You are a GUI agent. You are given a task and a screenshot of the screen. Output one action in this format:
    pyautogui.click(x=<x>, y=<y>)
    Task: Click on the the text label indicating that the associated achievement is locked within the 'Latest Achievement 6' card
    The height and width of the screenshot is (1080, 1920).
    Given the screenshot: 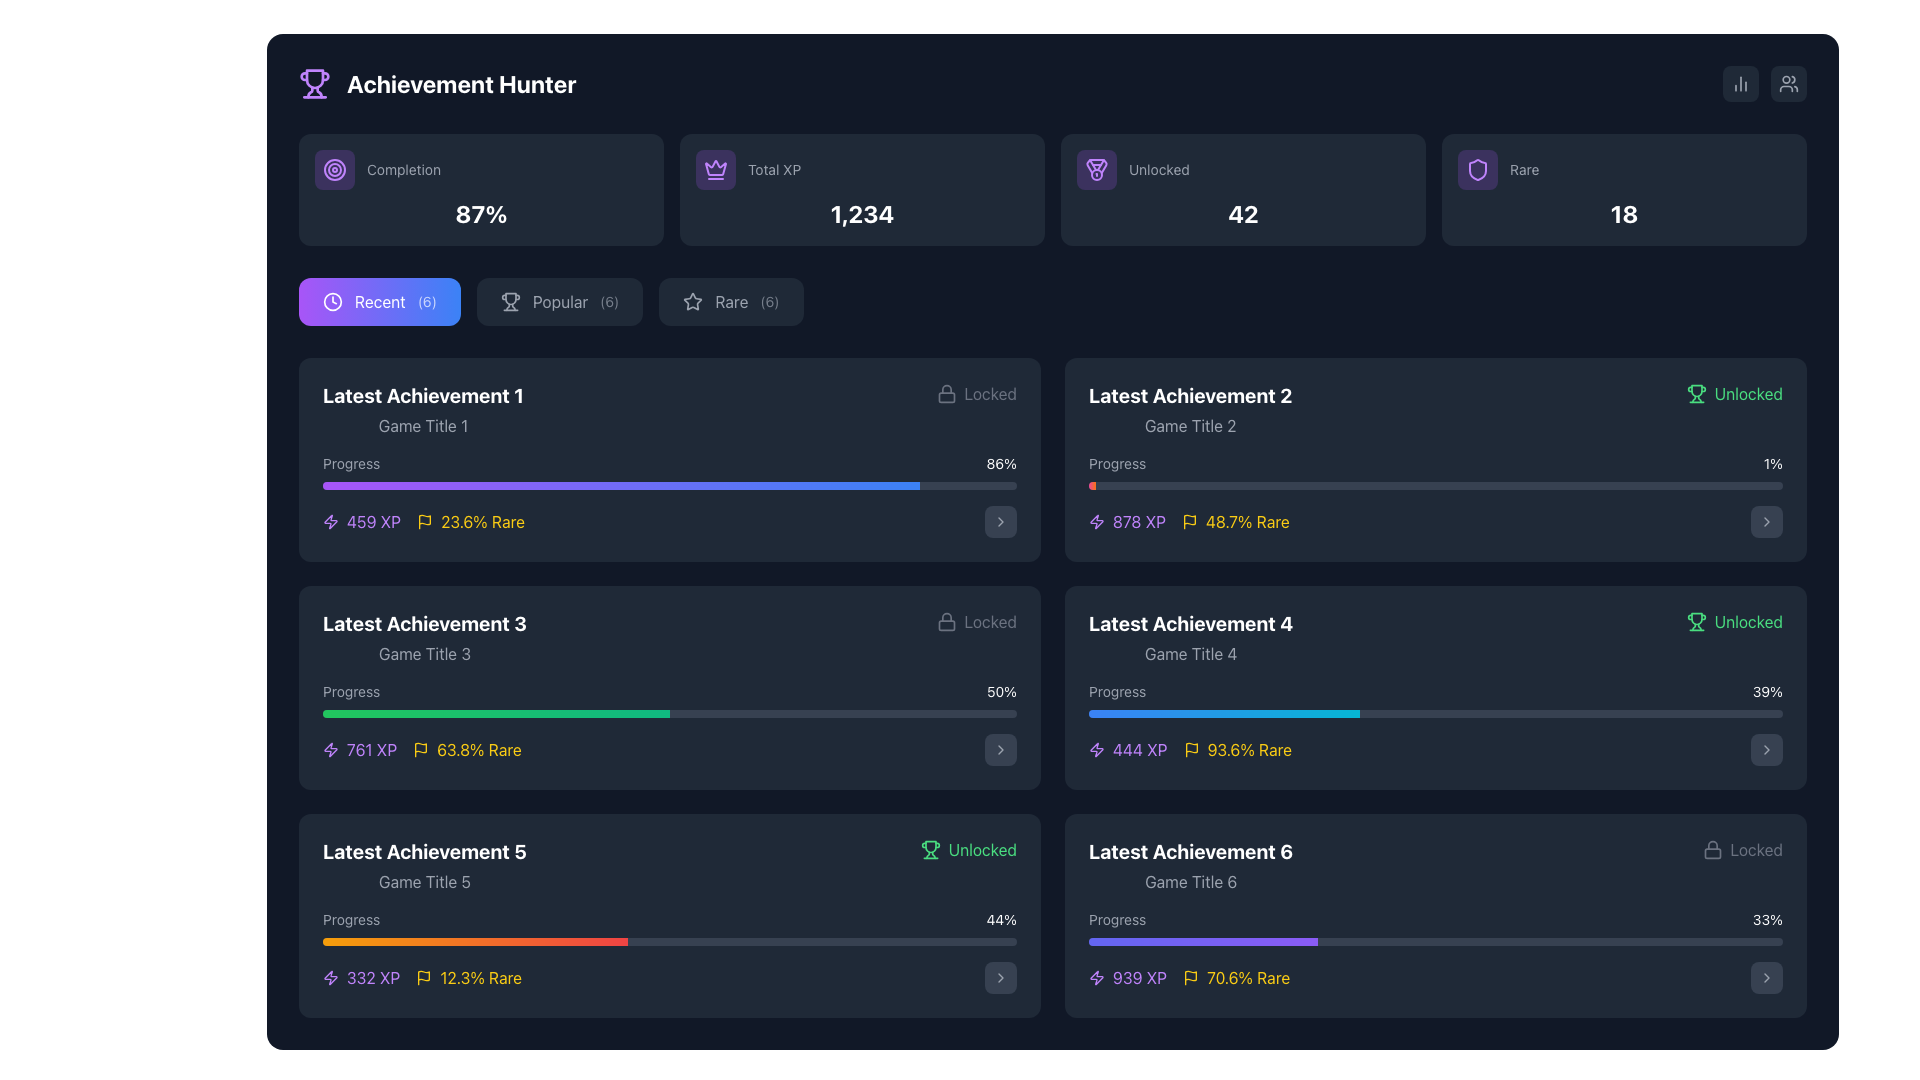 What is the action you would take?
    pyautogui.click(x=1755, y=849)
    